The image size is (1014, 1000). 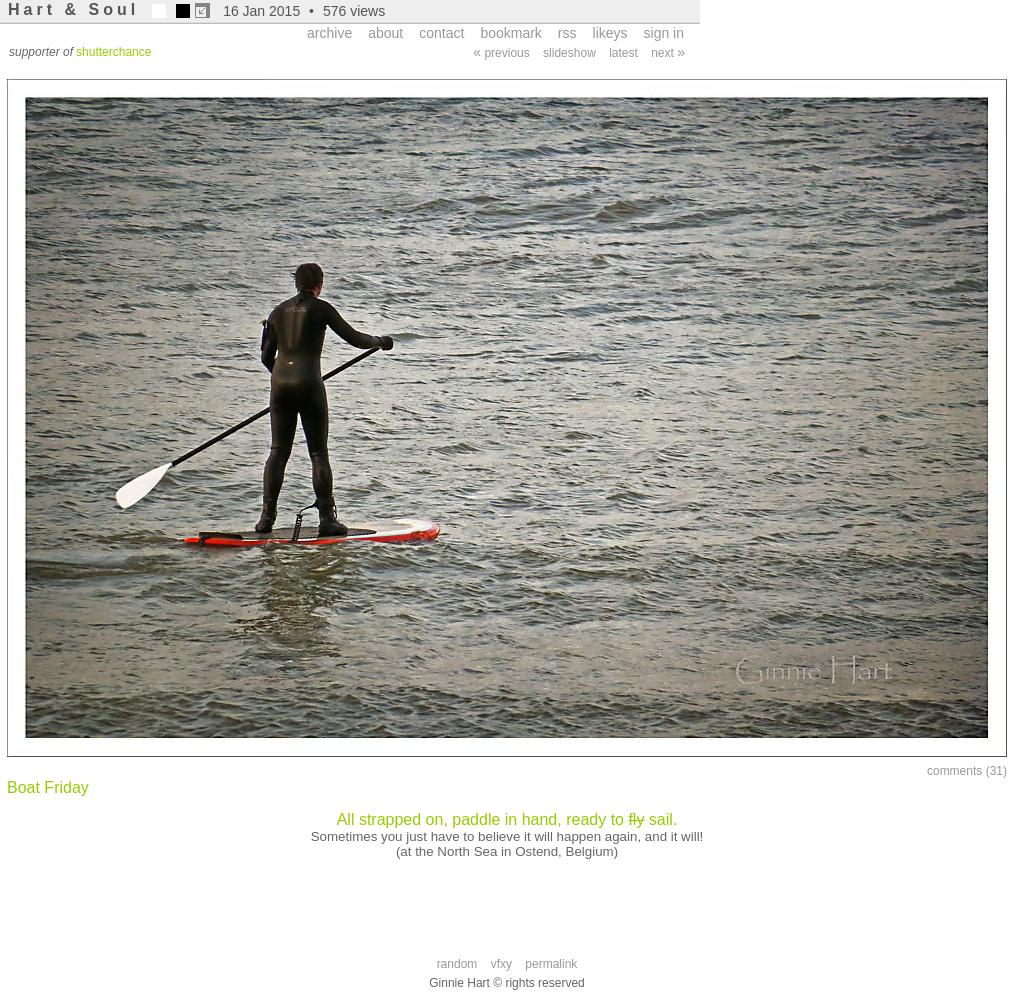 I want to click on '(at the North Sea in Ostend, Belgium)', so click(x=506, y=850).